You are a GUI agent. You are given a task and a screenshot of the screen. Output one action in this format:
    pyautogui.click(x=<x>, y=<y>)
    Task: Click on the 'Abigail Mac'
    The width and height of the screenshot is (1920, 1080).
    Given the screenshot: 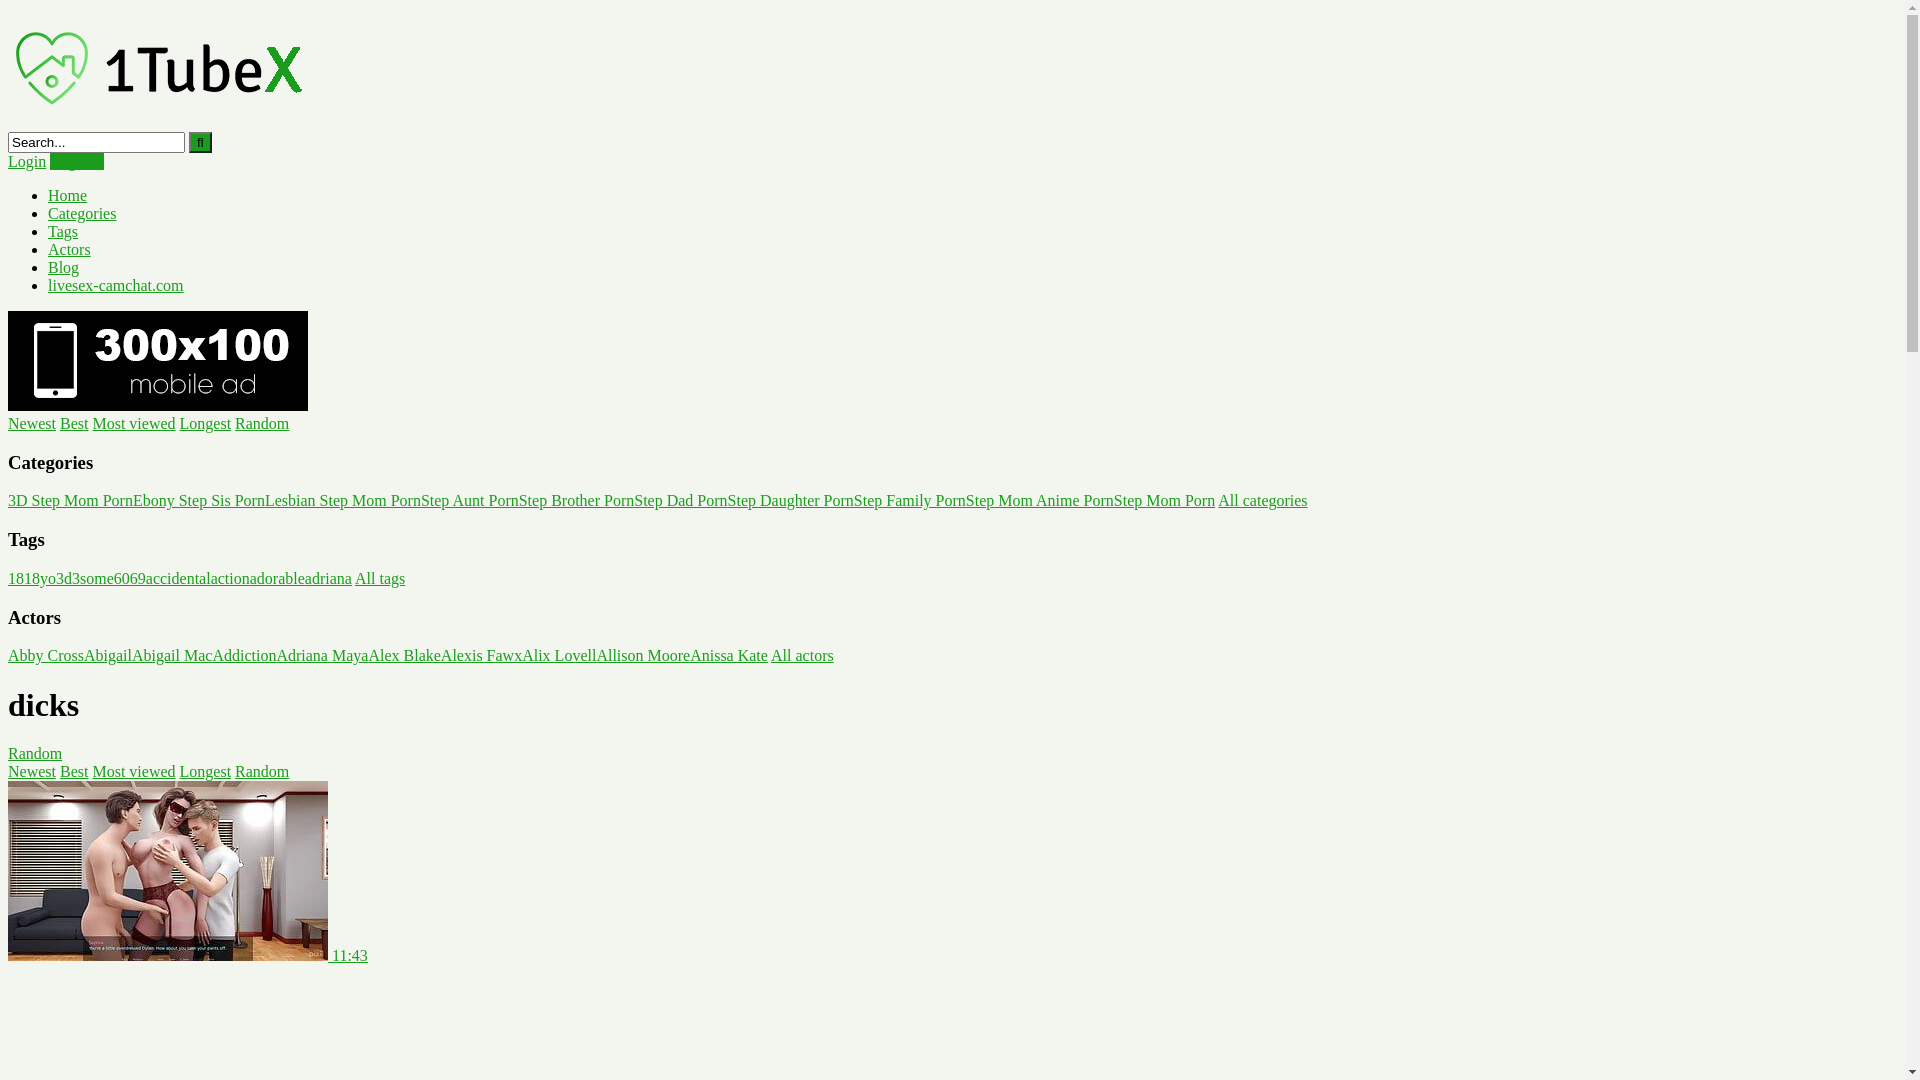 What is the action you would take?
    pyautogui.click(x=172, y=655)
    